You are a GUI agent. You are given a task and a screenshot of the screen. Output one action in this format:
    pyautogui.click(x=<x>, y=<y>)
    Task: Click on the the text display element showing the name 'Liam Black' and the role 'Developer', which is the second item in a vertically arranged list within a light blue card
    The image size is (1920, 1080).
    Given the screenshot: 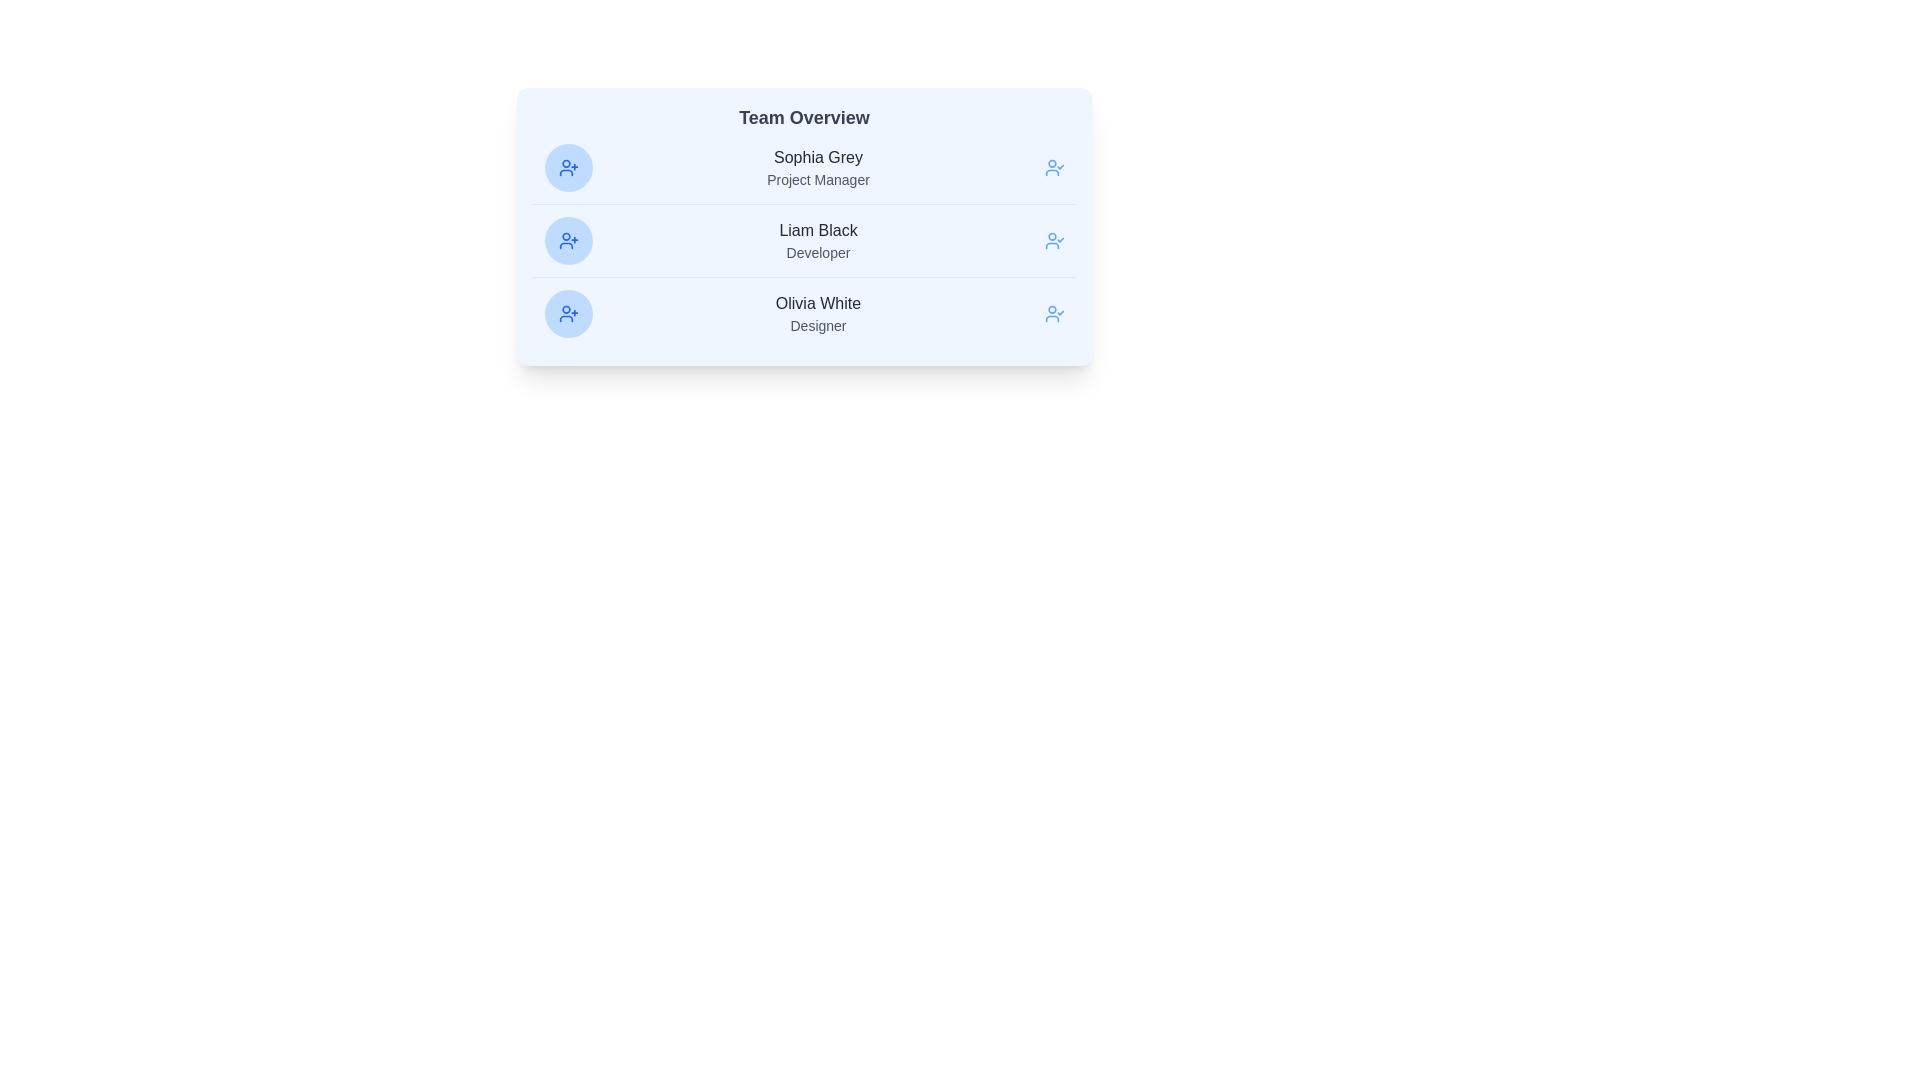 What is the action you would take?
    pyautogui.click(x=818, y=239)
    